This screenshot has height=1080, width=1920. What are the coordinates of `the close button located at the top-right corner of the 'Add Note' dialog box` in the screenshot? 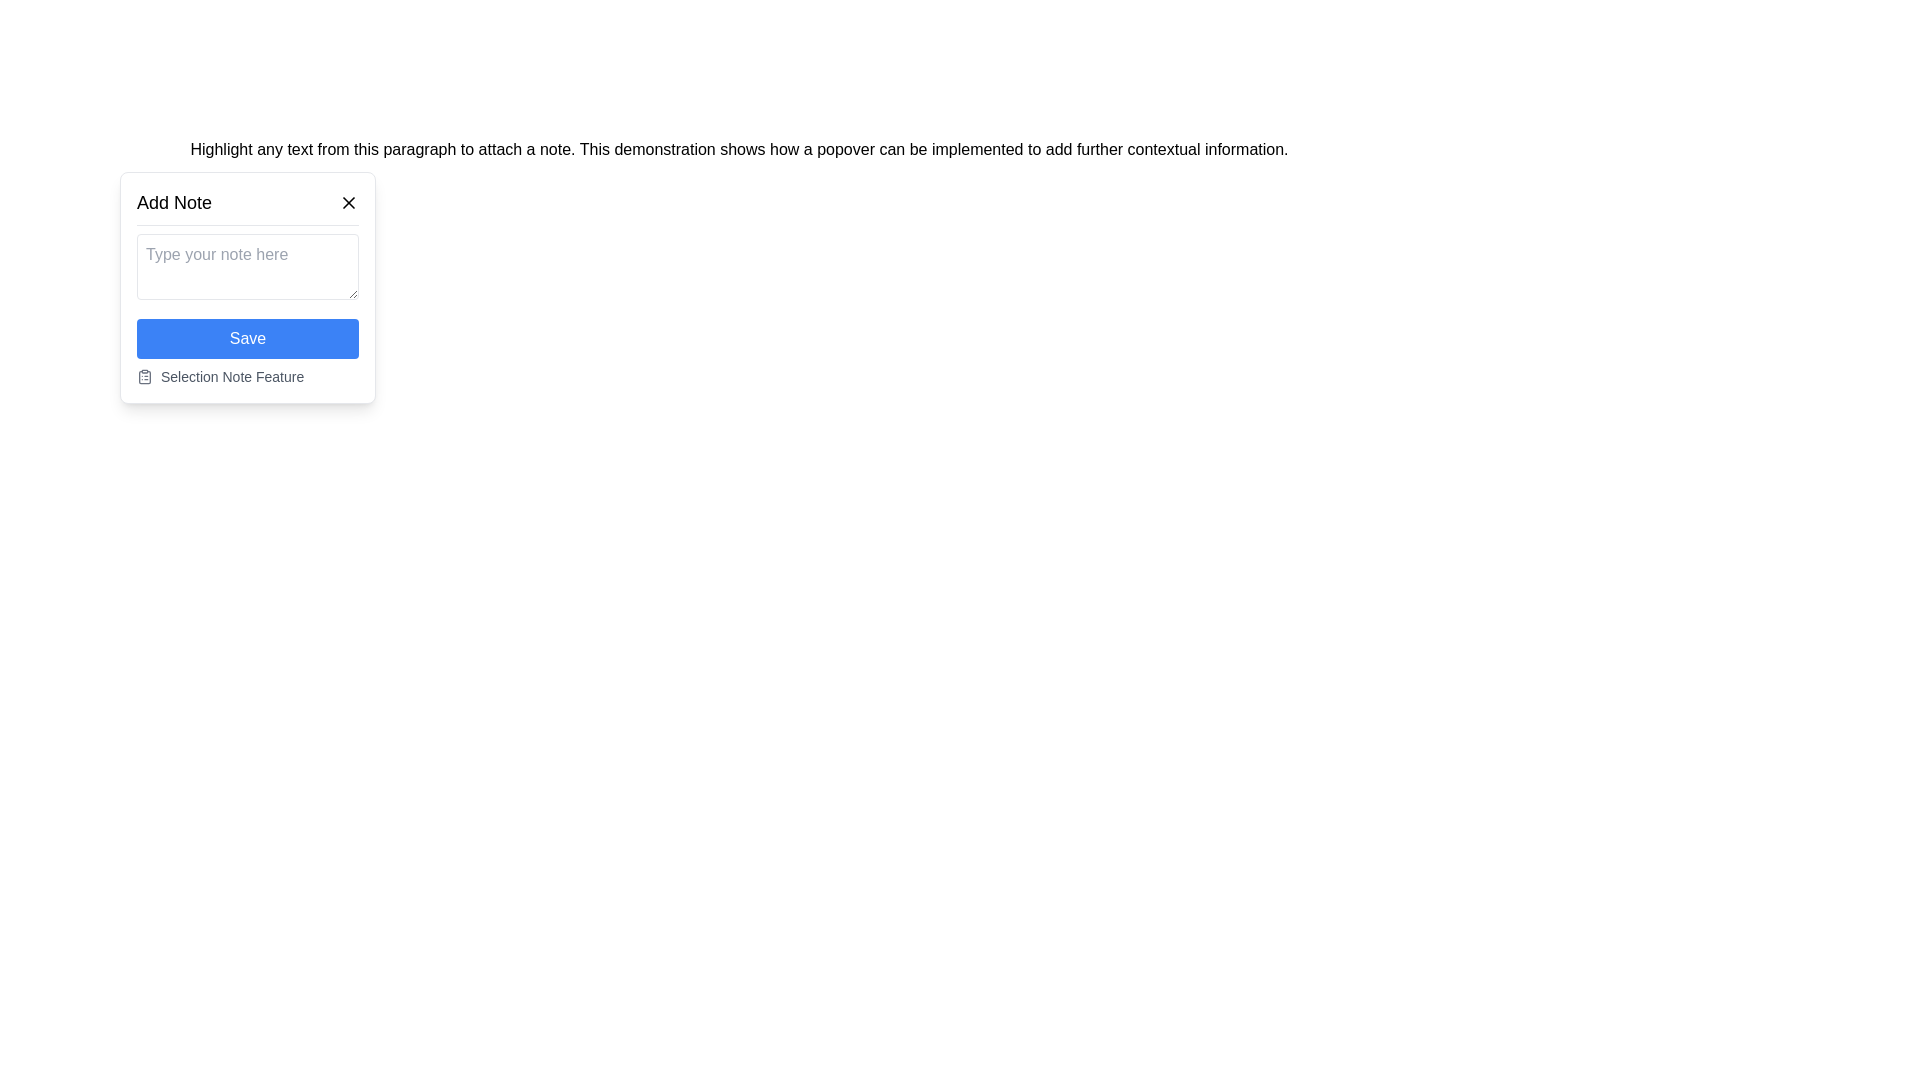 It's located at (349, 203).